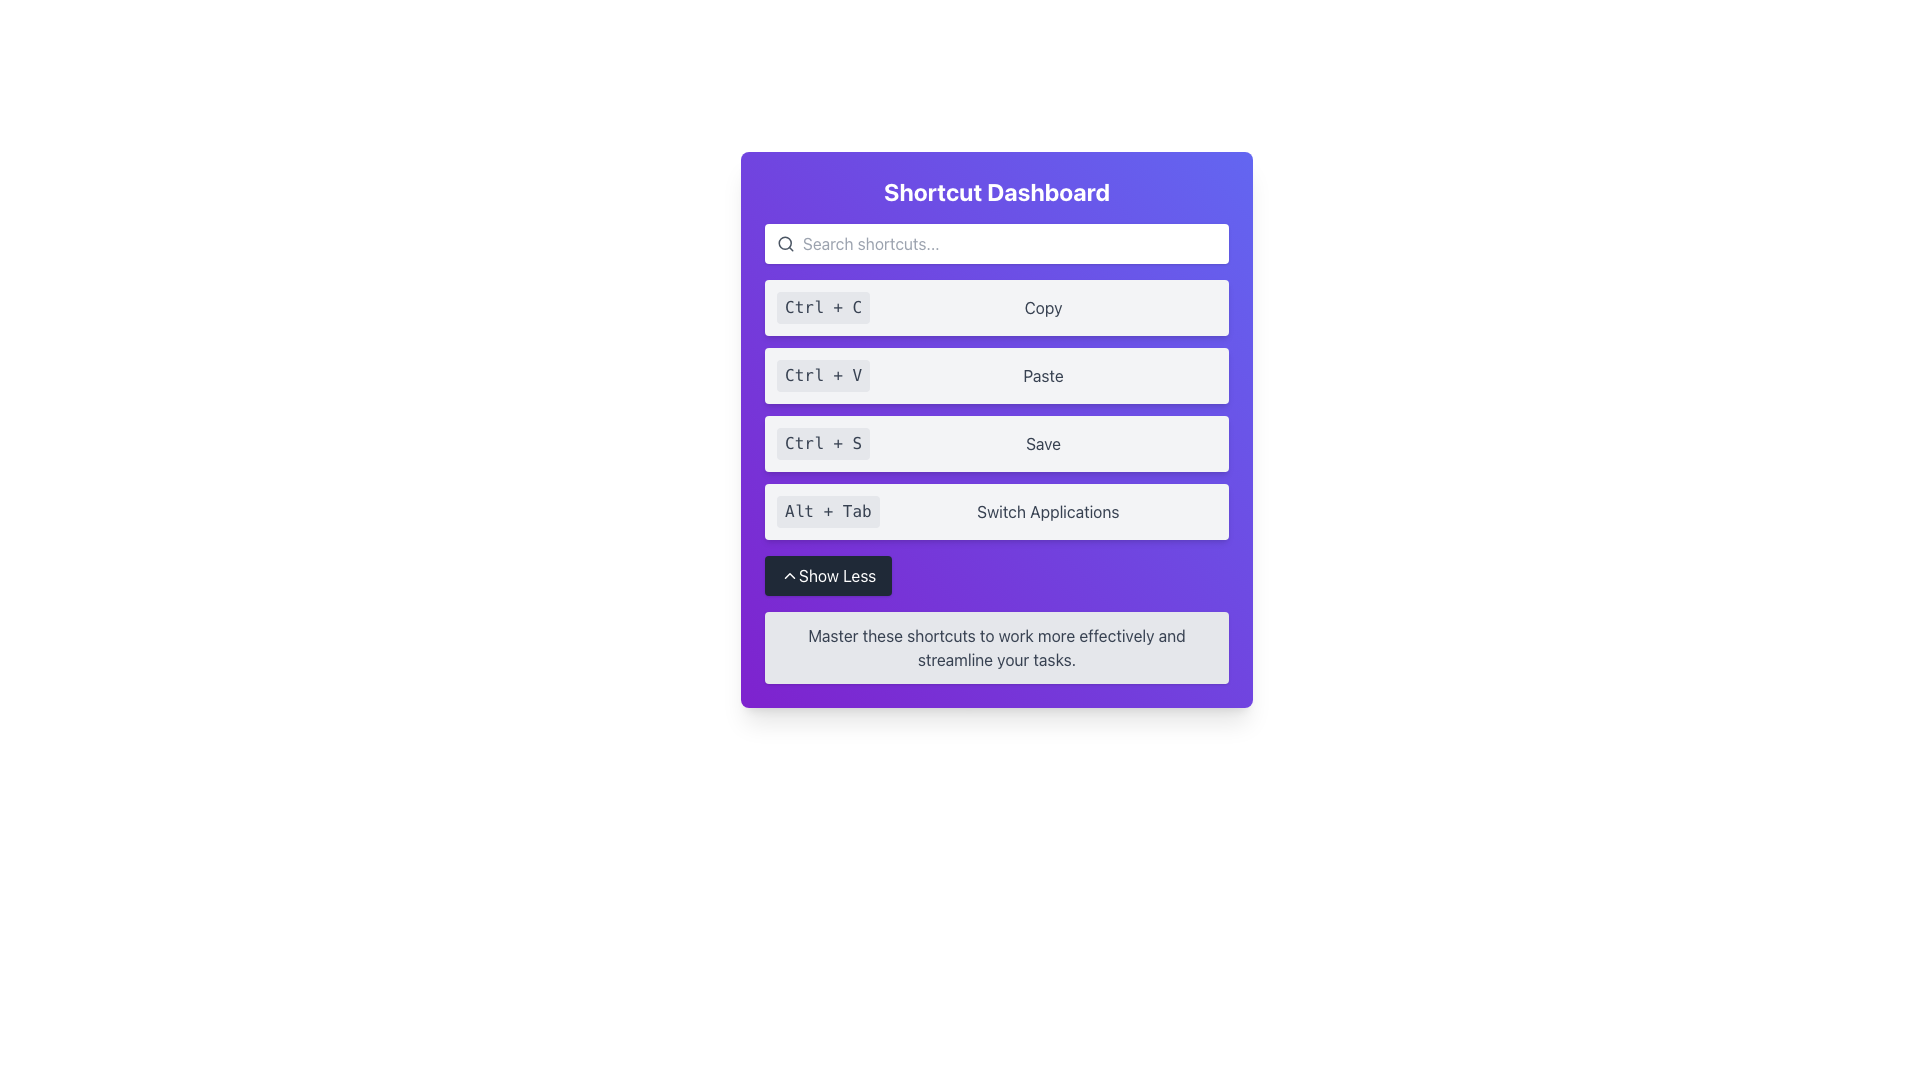 The image size is (1920, 1080). I want to click on the static text label that describes the function of the 'Alt + Tab' keyboard shortcut, located below the 'Ctrl + S Save' section and above the 'Show Less' button, so click(1047, 511).